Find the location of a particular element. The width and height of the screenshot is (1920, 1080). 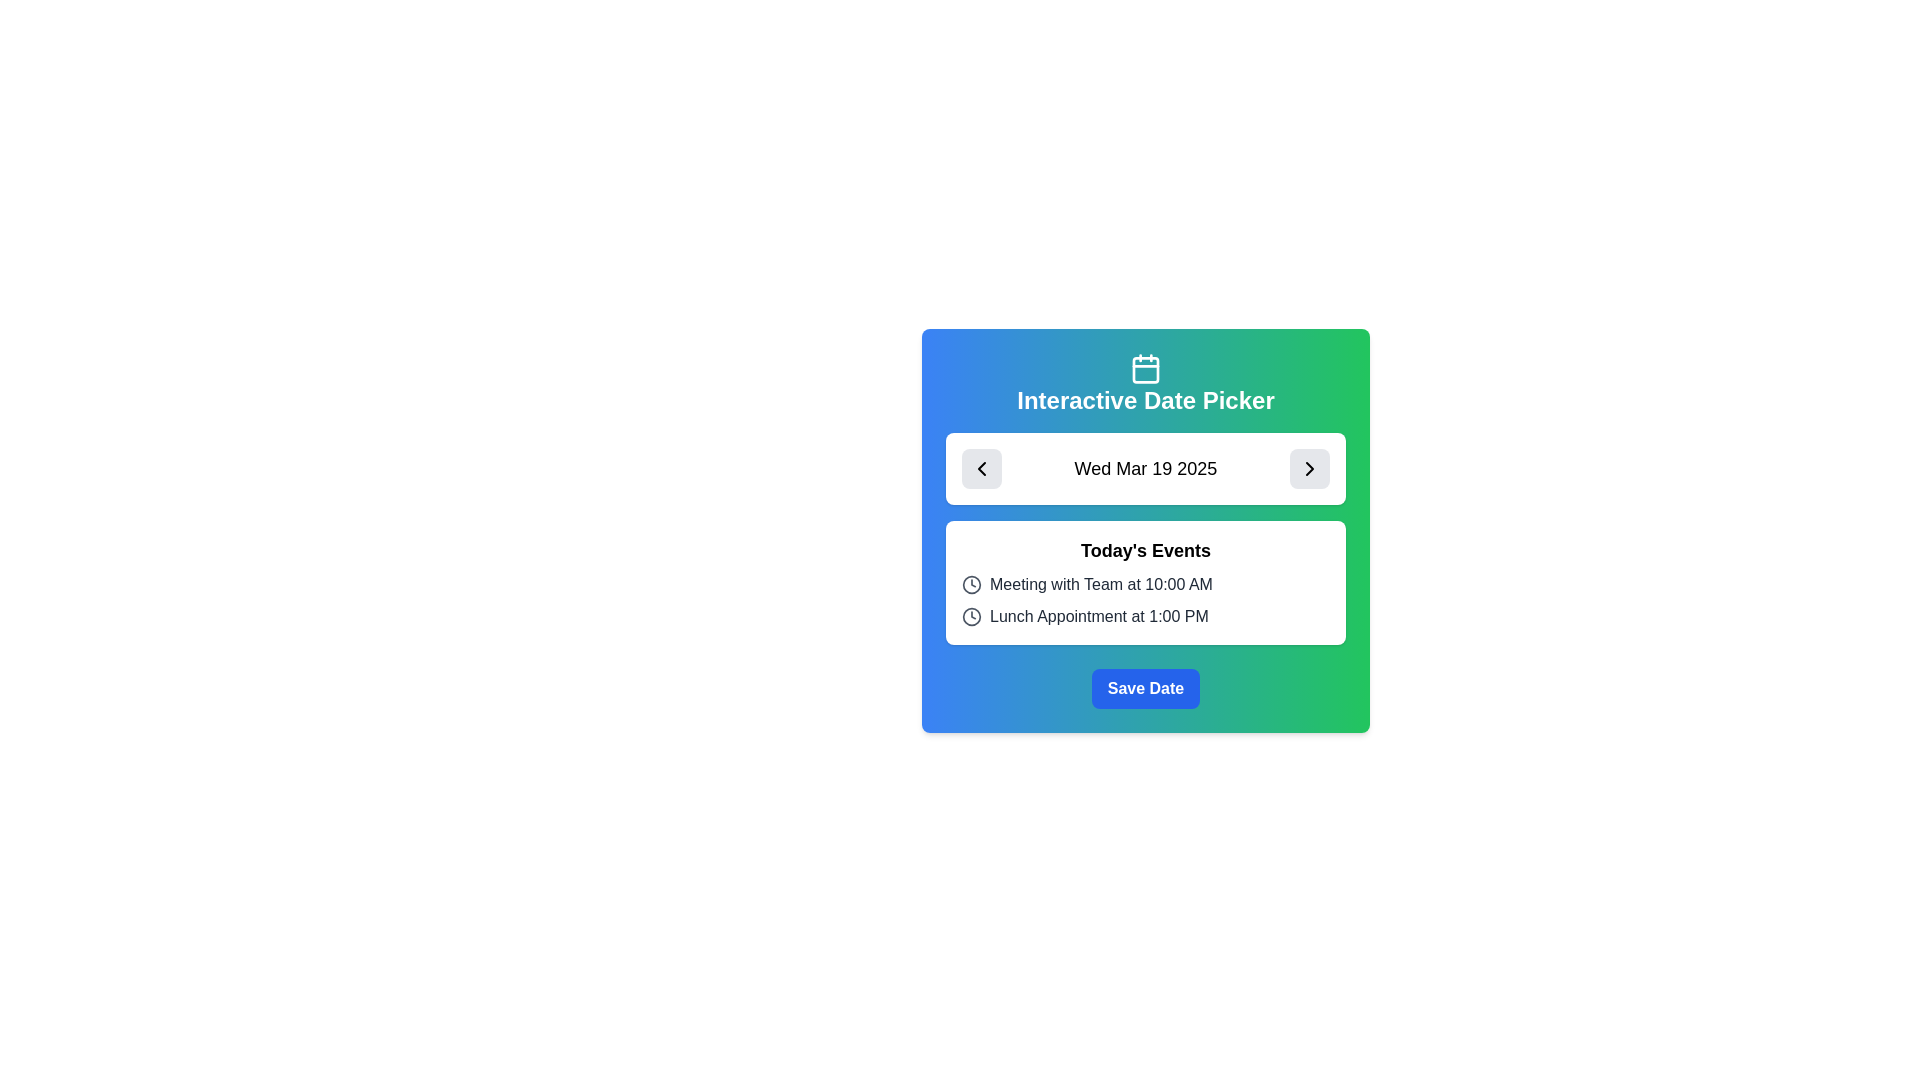

the second list item under the 'Today's Events' section, which displays information about the event 'Lunch Appointment at 1:00 PM.' is located at coordinates (1146, 616).